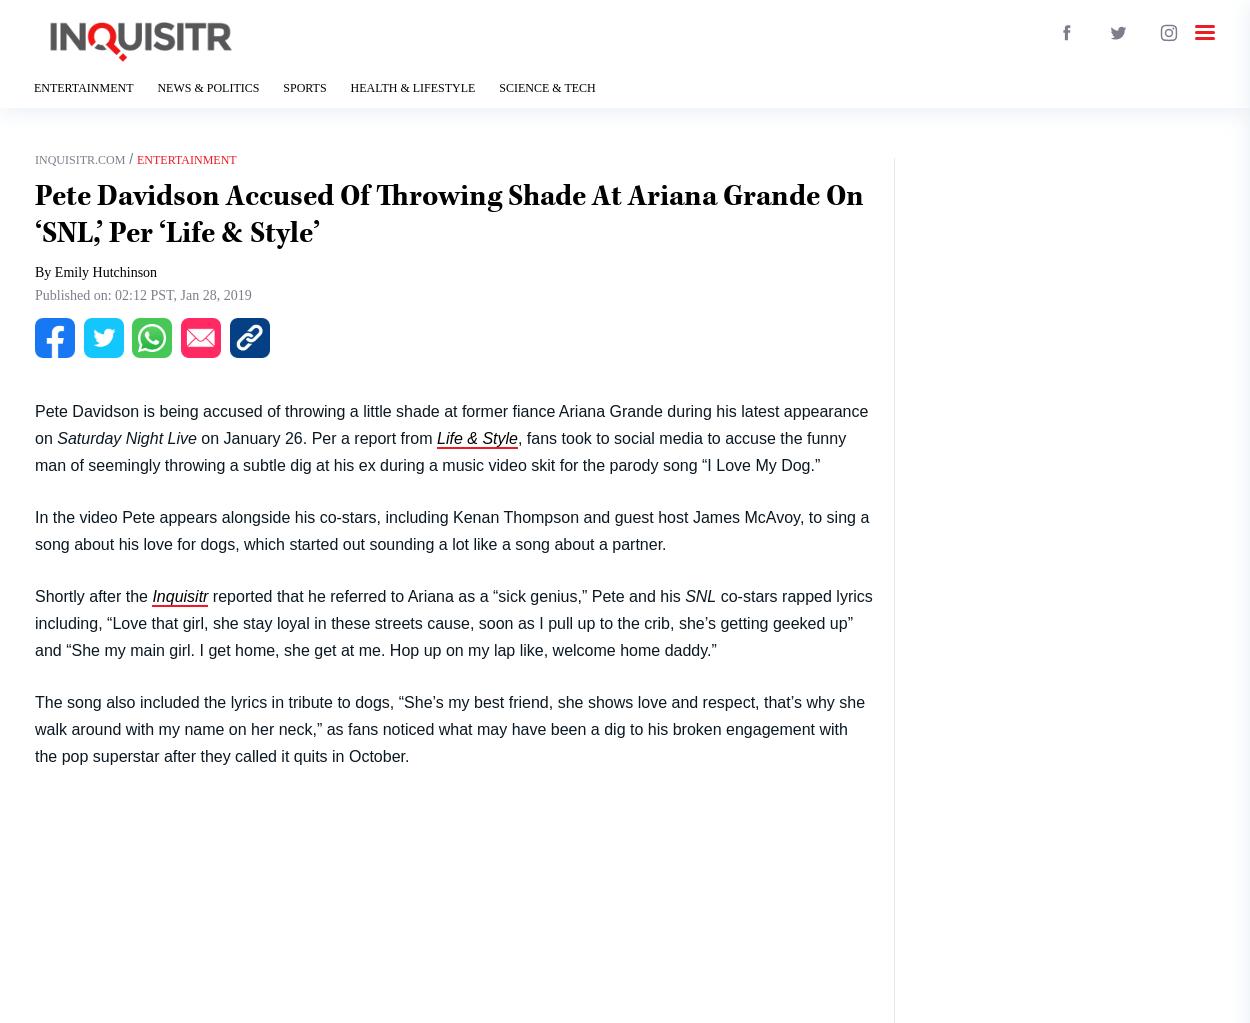  What do you see at coordinates (449, 728) in the screenshot?
I see `'The song also included the lyrics in tribute to dogs, “She’s my best friend, she shows love and respect, that’s why she walk around with my name on her neck,” as fans noticed what may have been a dig to his broken engagement with the pop superstar after they called it quits in October.'` at bounding box center [449, 728].